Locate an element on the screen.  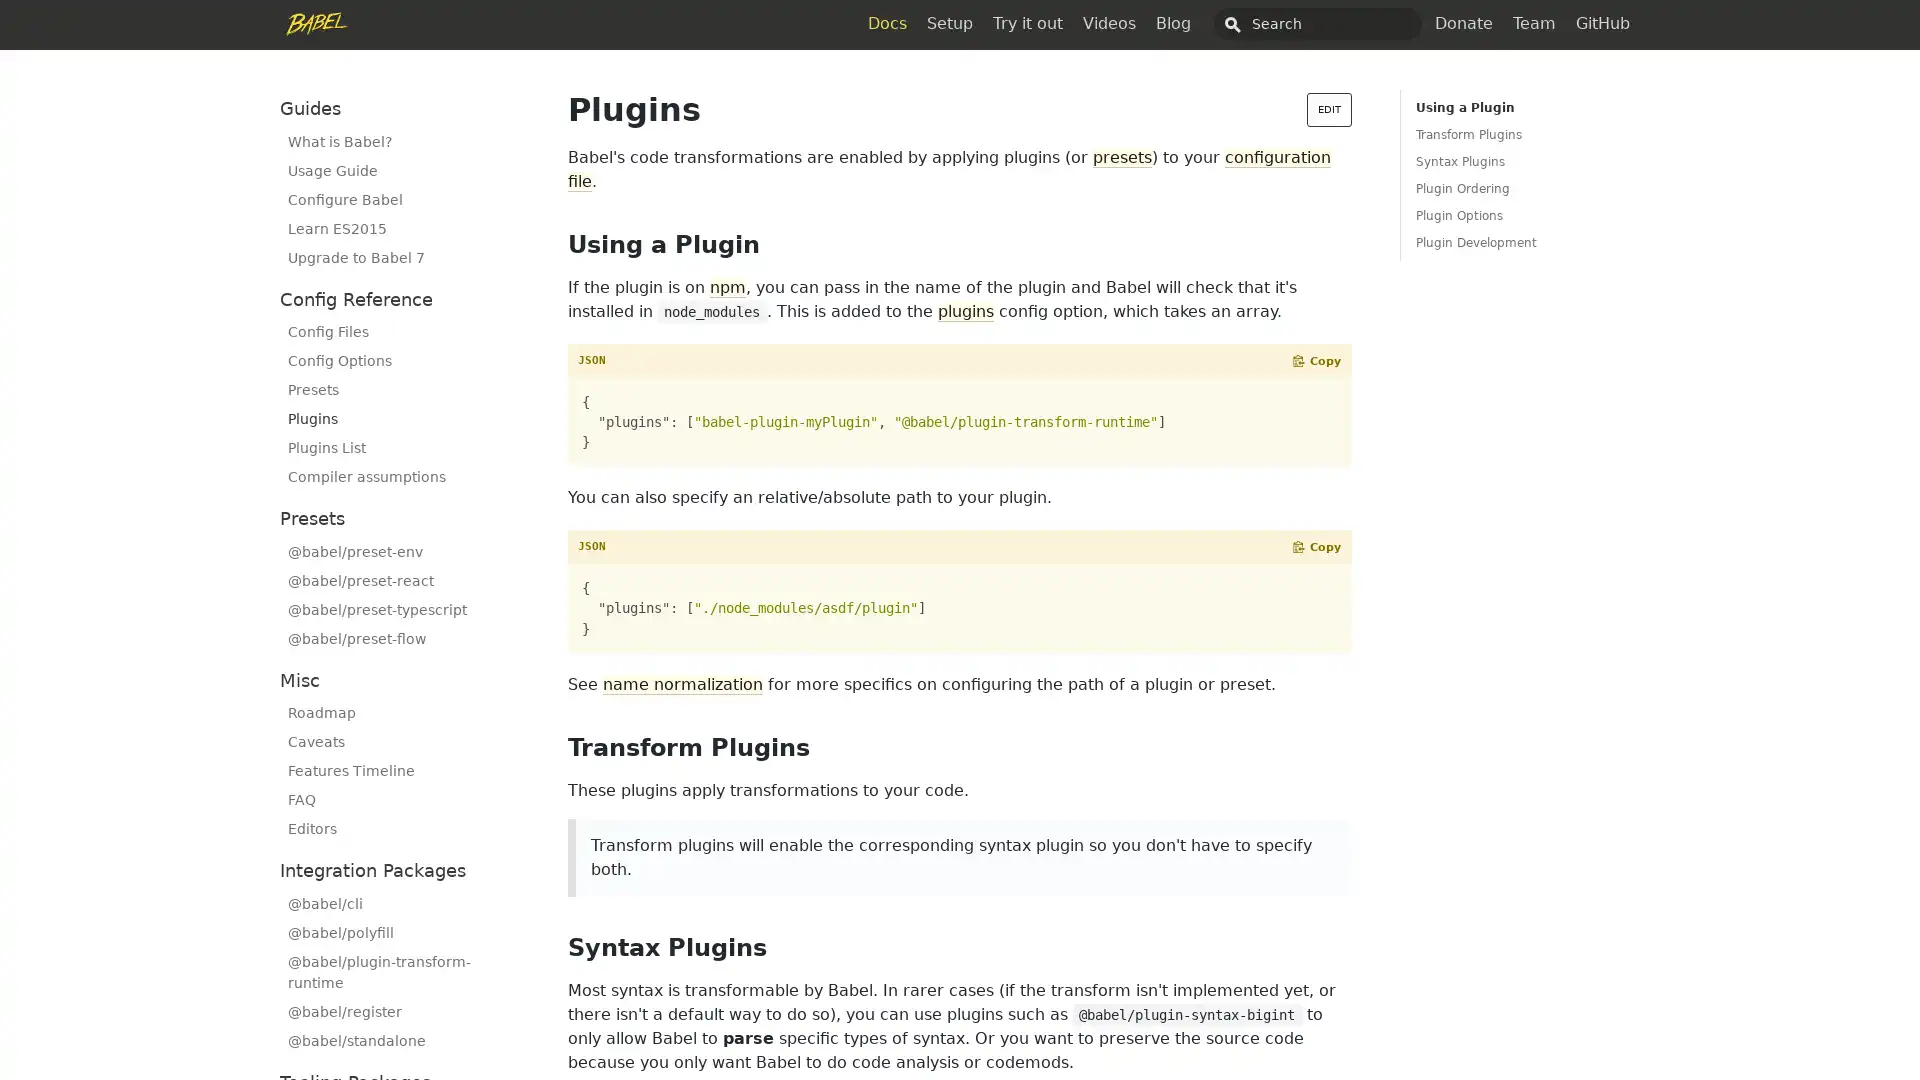
Copy code to clipboard is located at coordinates (1316, 361).